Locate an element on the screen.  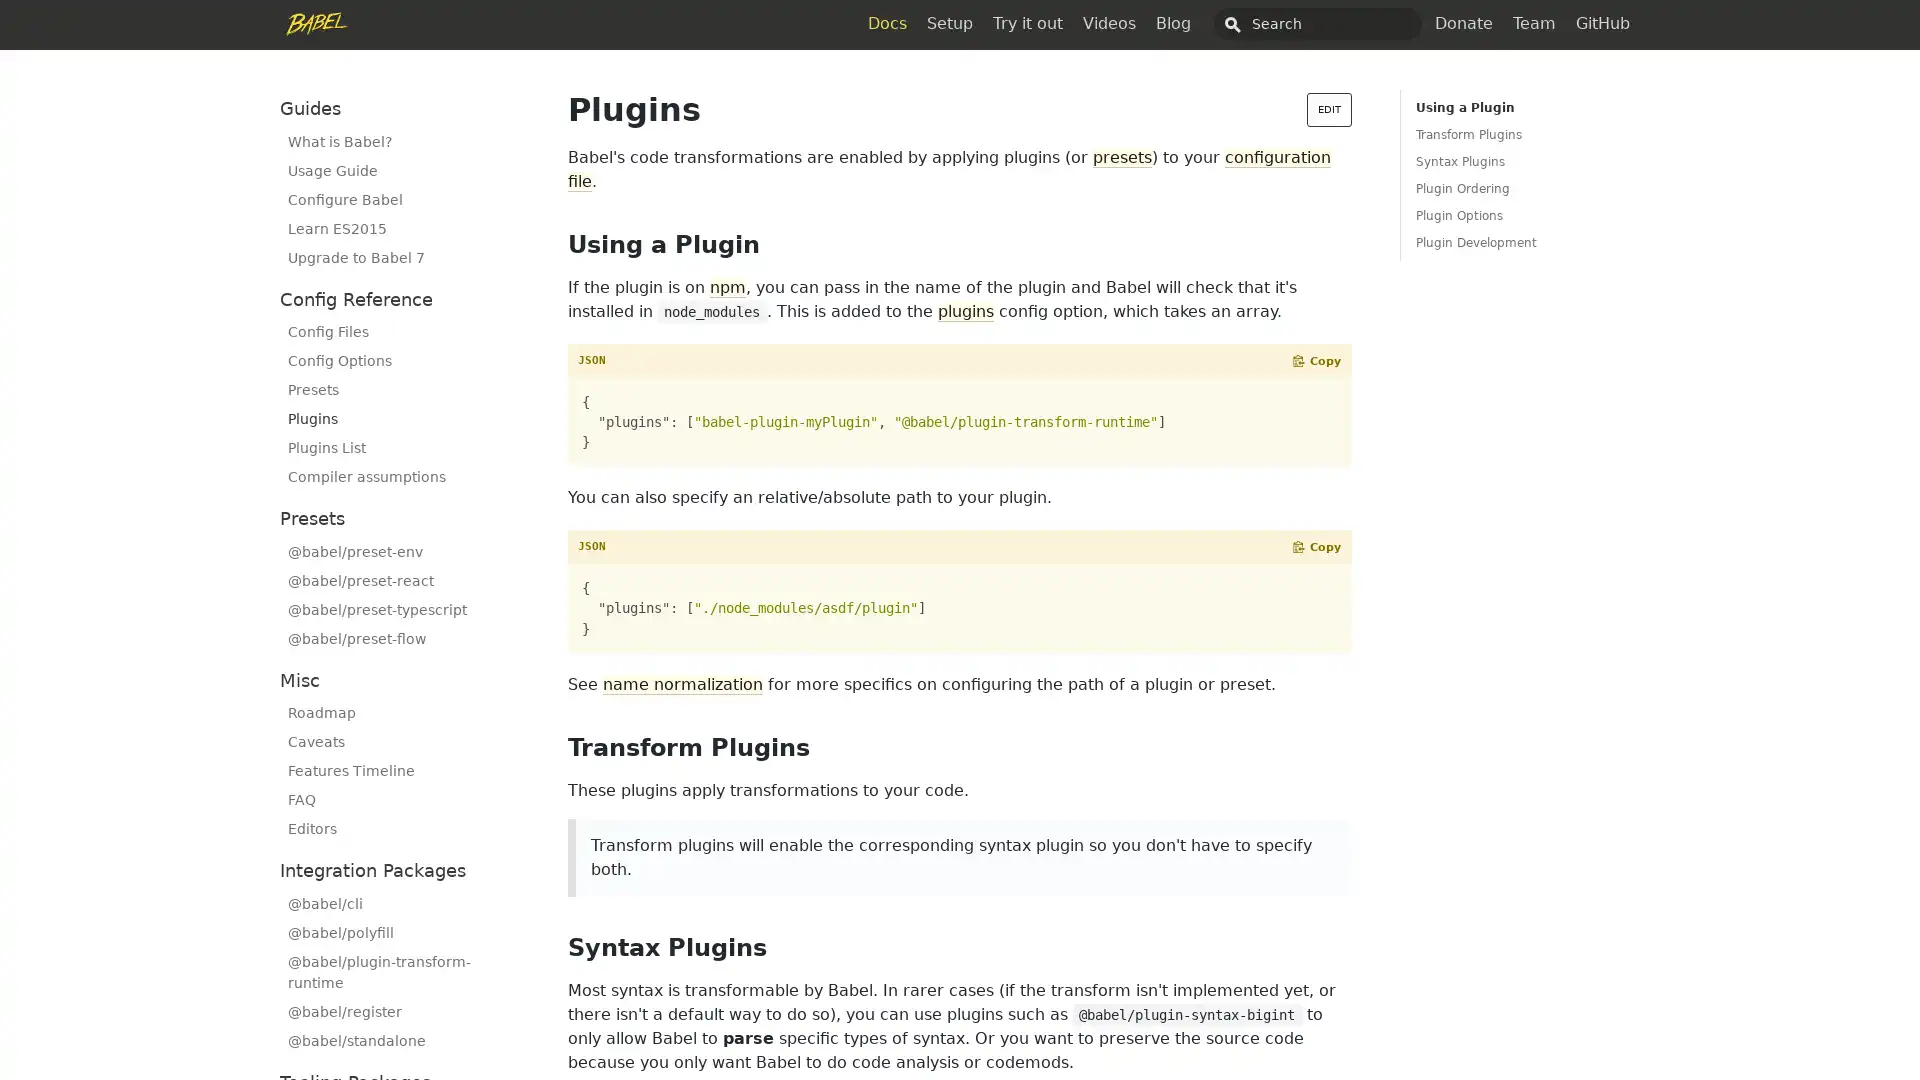
Copy code to clipboard is located at coordinates (1316, 361).